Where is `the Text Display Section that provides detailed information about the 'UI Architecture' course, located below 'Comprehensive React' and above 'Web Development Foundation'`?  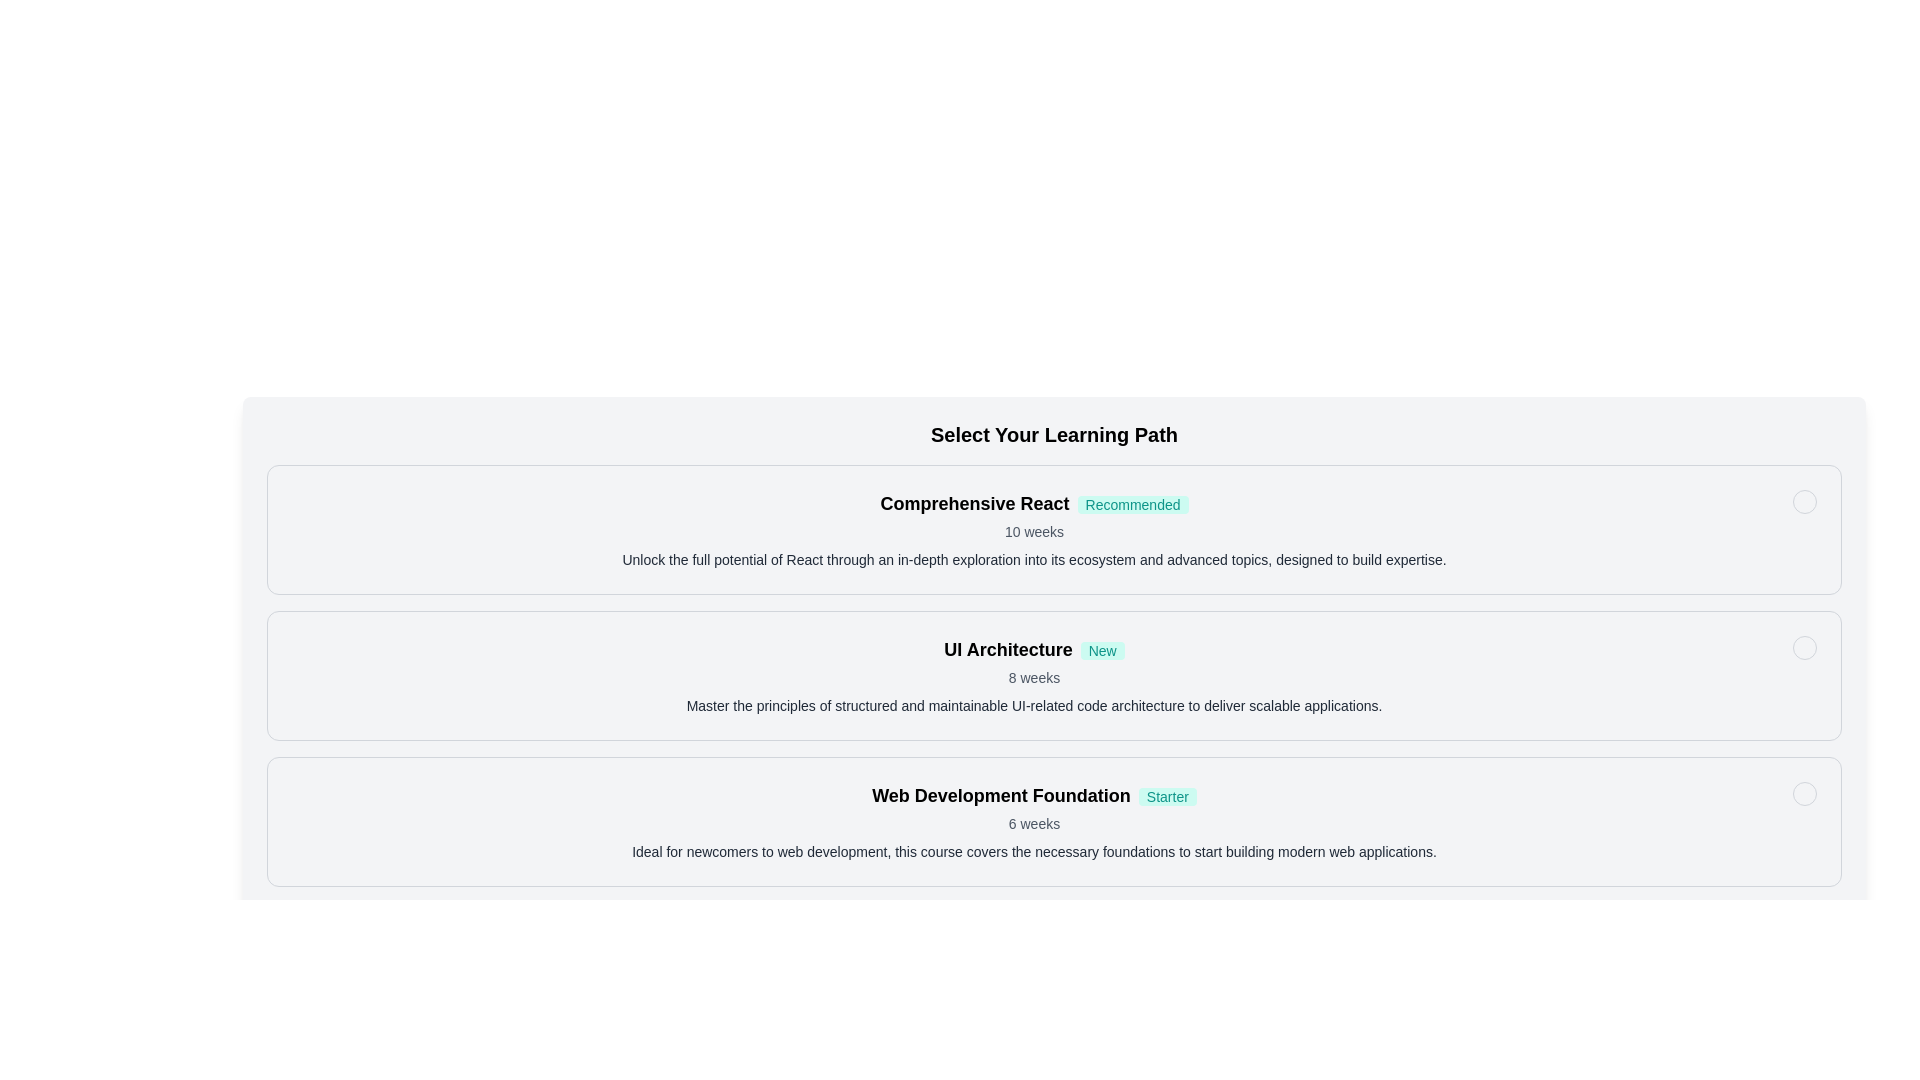
the Text Display Section that provides detailed information about the 'UI Architecture' course, located below 'Comprehensive React' and above 'Web Development Foundation' is located at coordinates (1034, 675).